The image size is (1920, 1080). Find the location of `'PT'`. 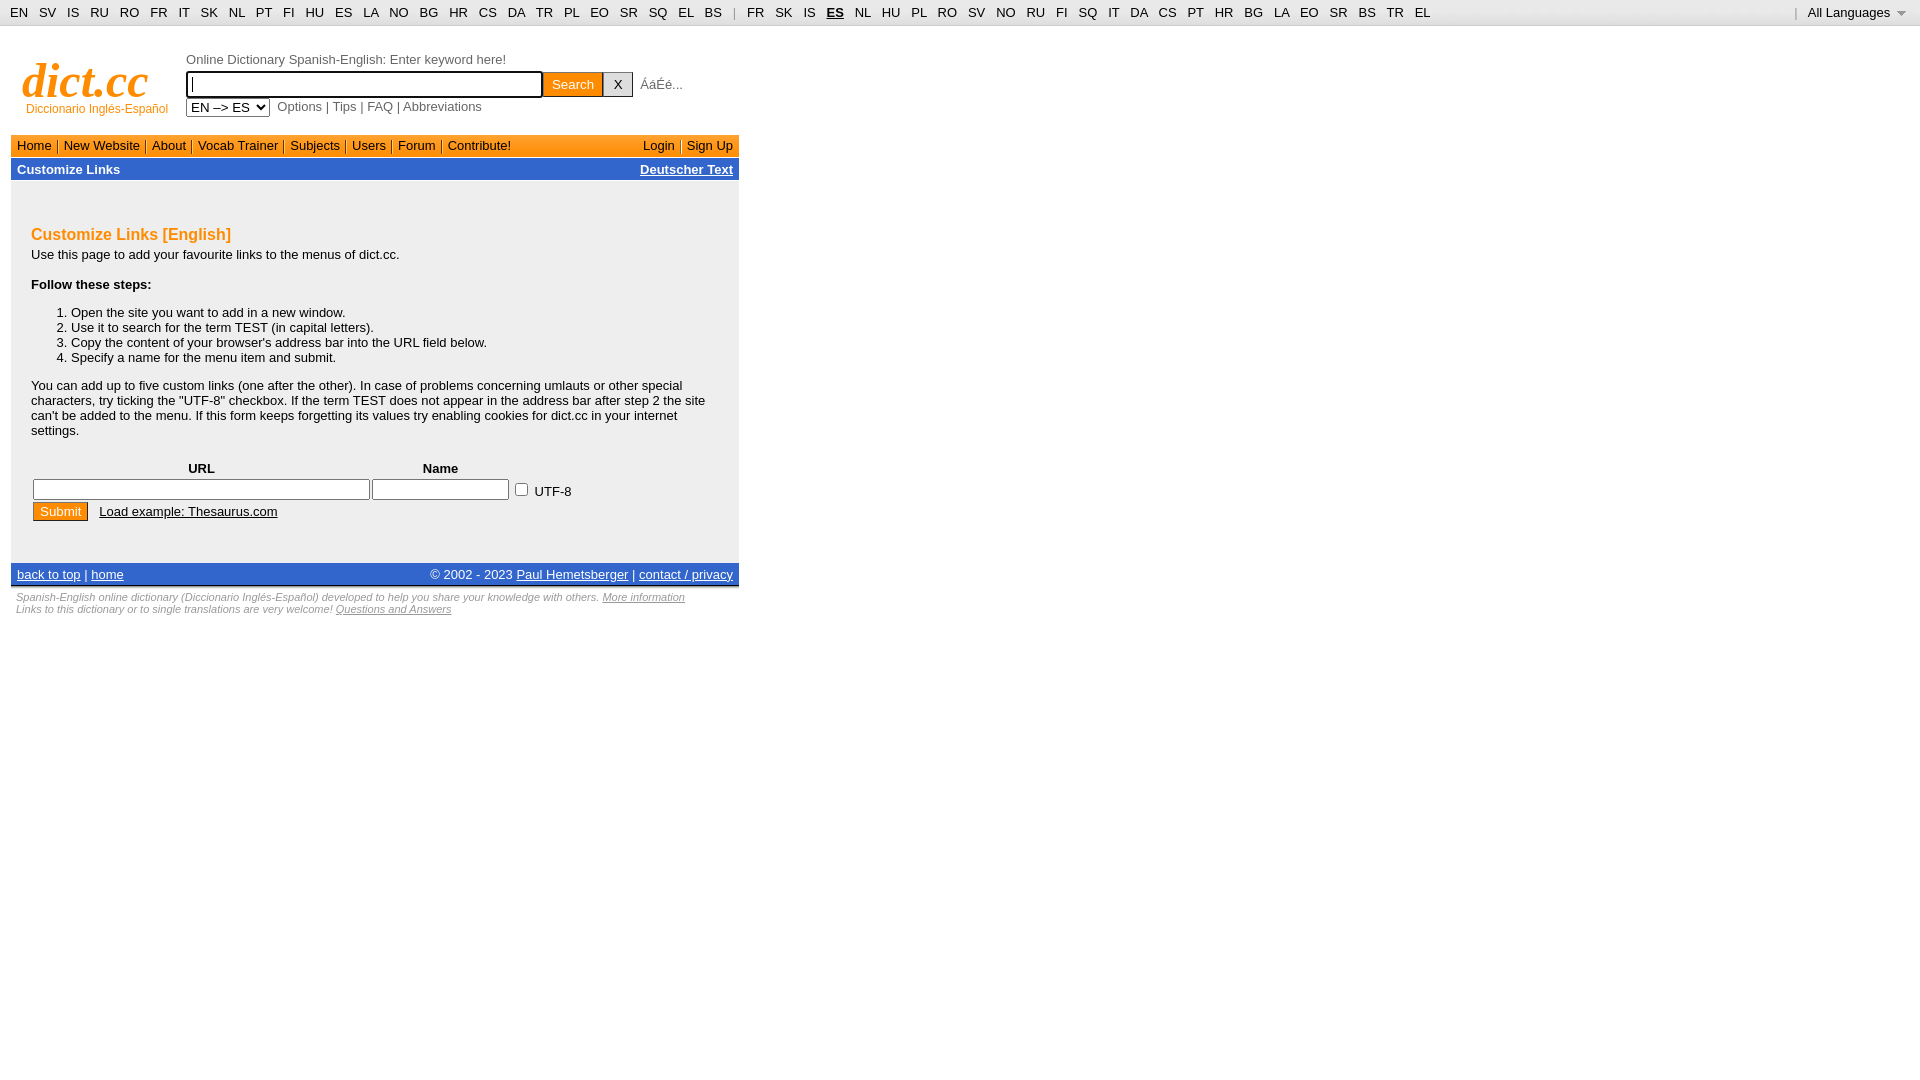

'PT' is located at coordinates (1186, 12).